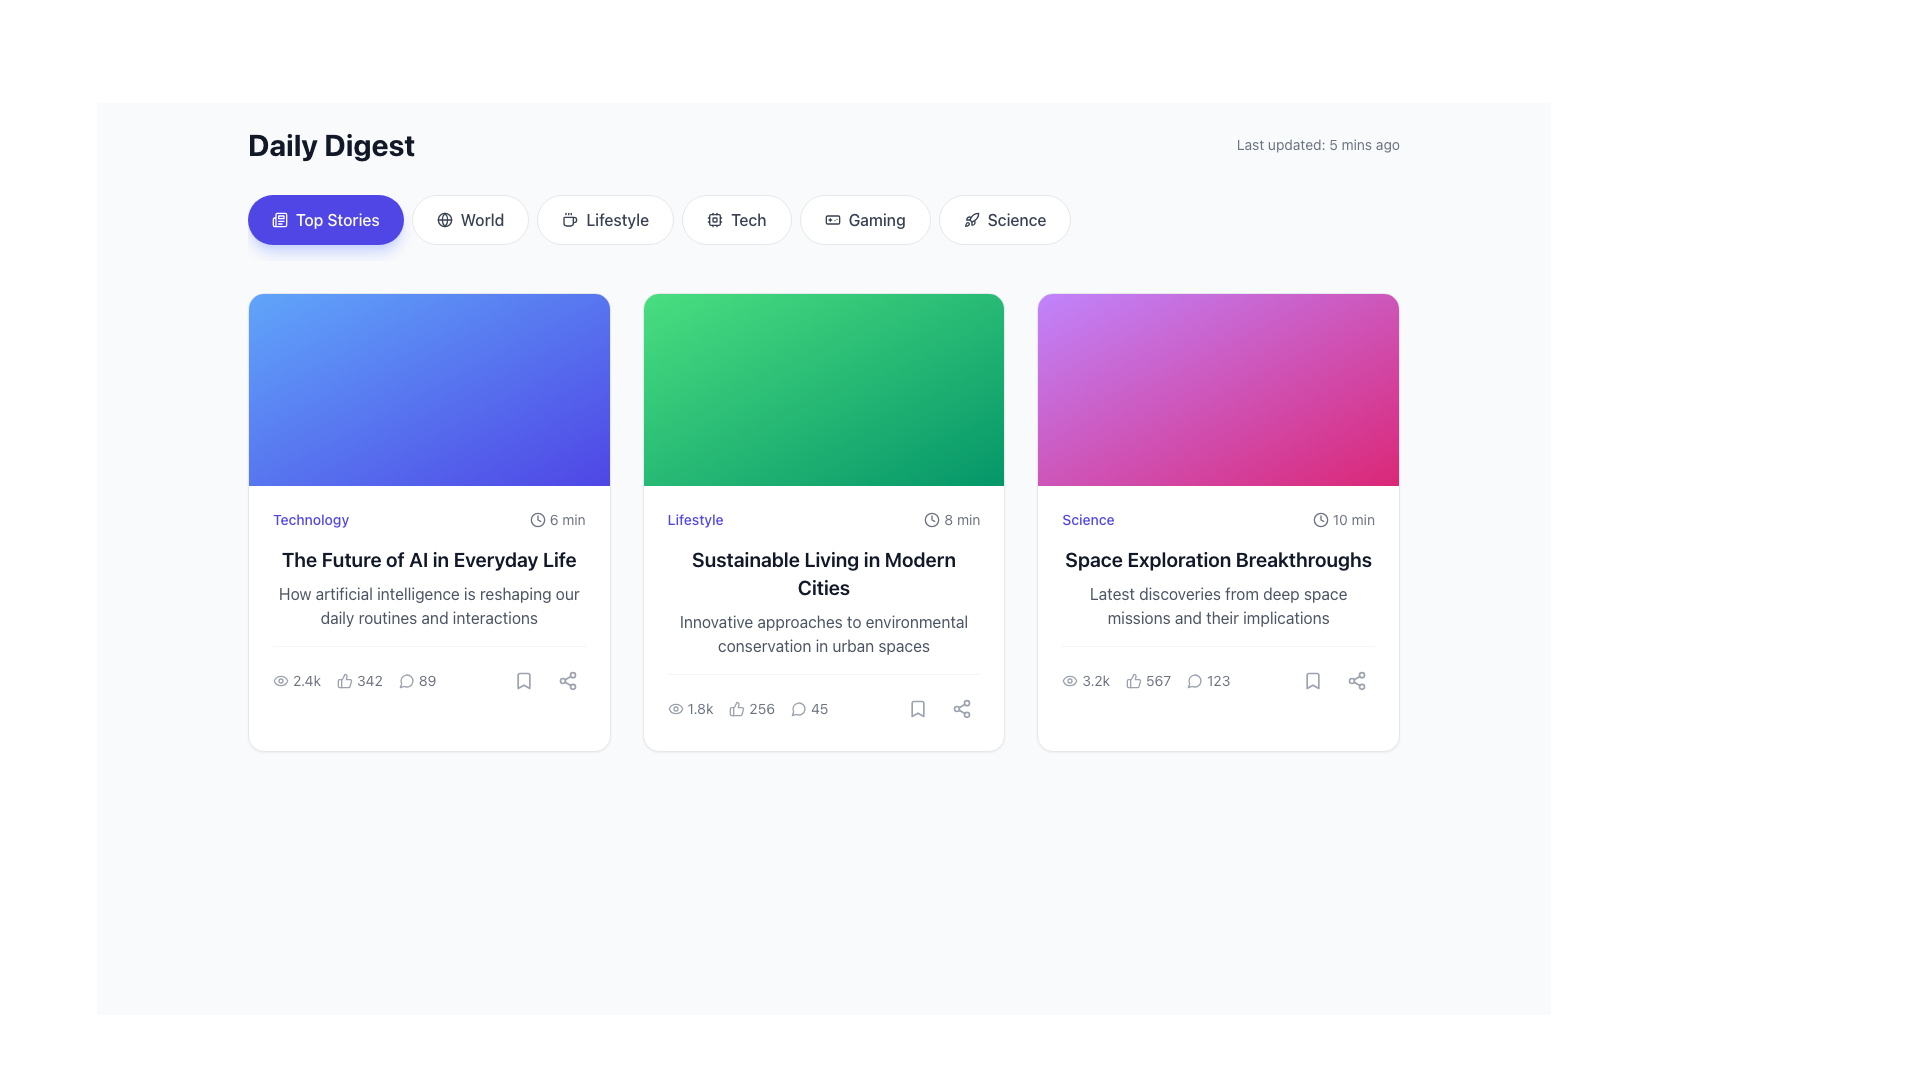 This screenshot has height=1080, width=1920. Describe the element at coordinates (482, 219) in the screenshot. I see `the text label within the second button in the category selection bar` at that location.